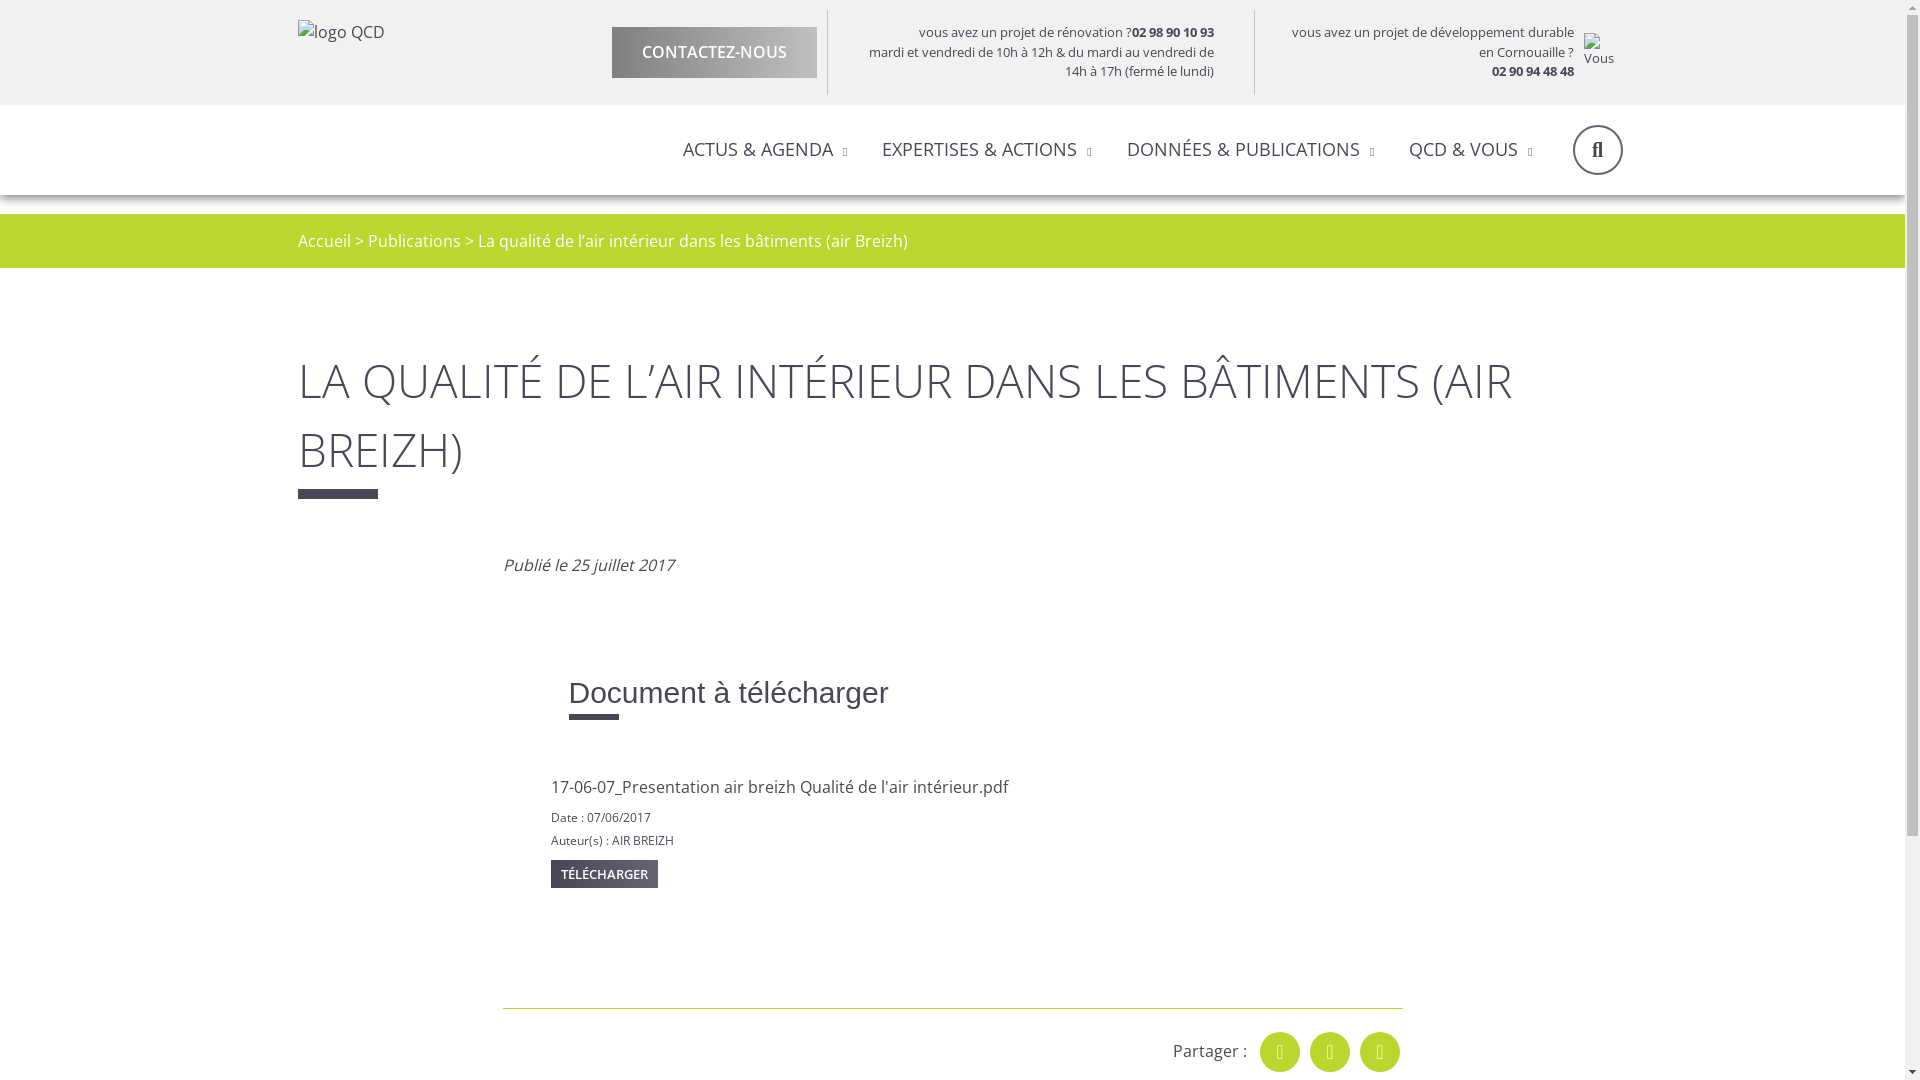 The height and width of the screenshot is (1080, 1920). I want to click on 'EQUIPE', so click(684, 212).